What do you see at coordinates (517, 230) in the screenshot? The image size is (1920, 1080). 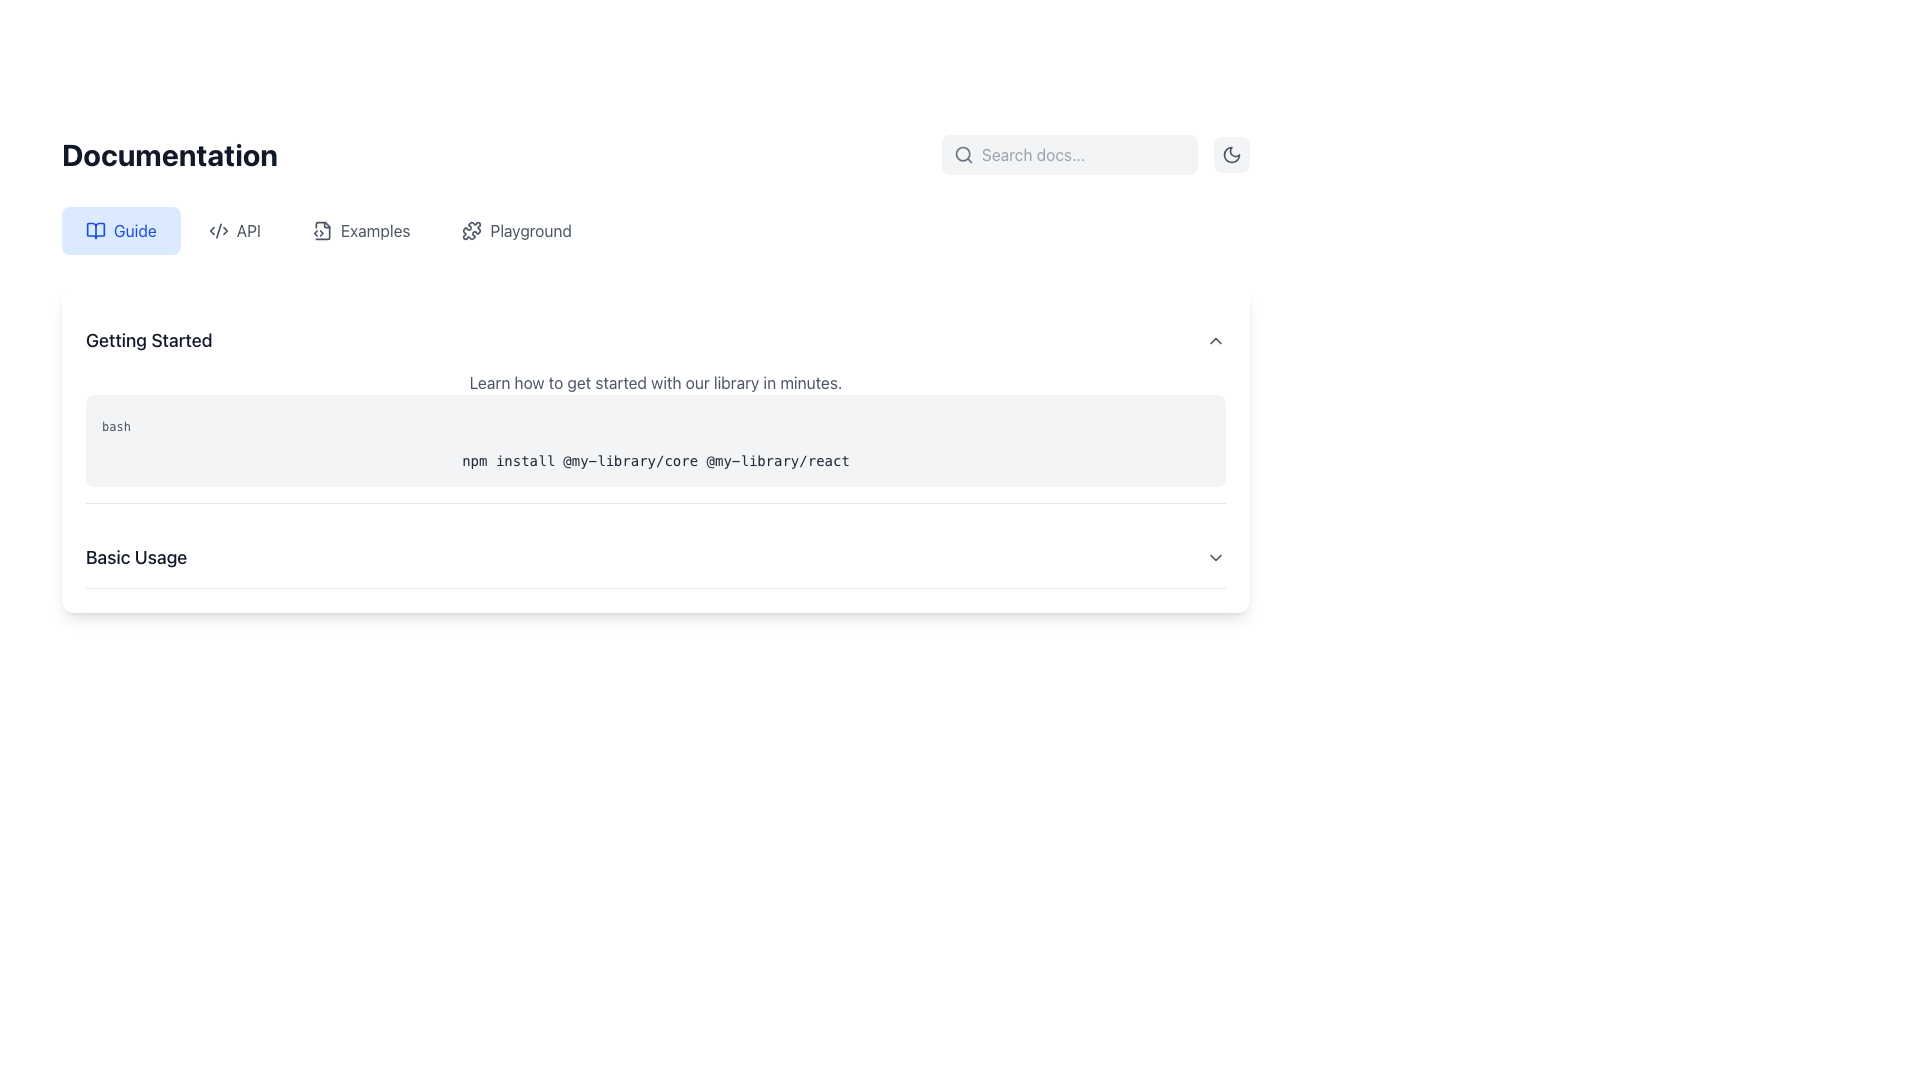 I see `the rectangular button labeled 'Playground' which is the fourth button in a horizontal row, located next to the 'Examples' button` at bounding box center [517, 230].